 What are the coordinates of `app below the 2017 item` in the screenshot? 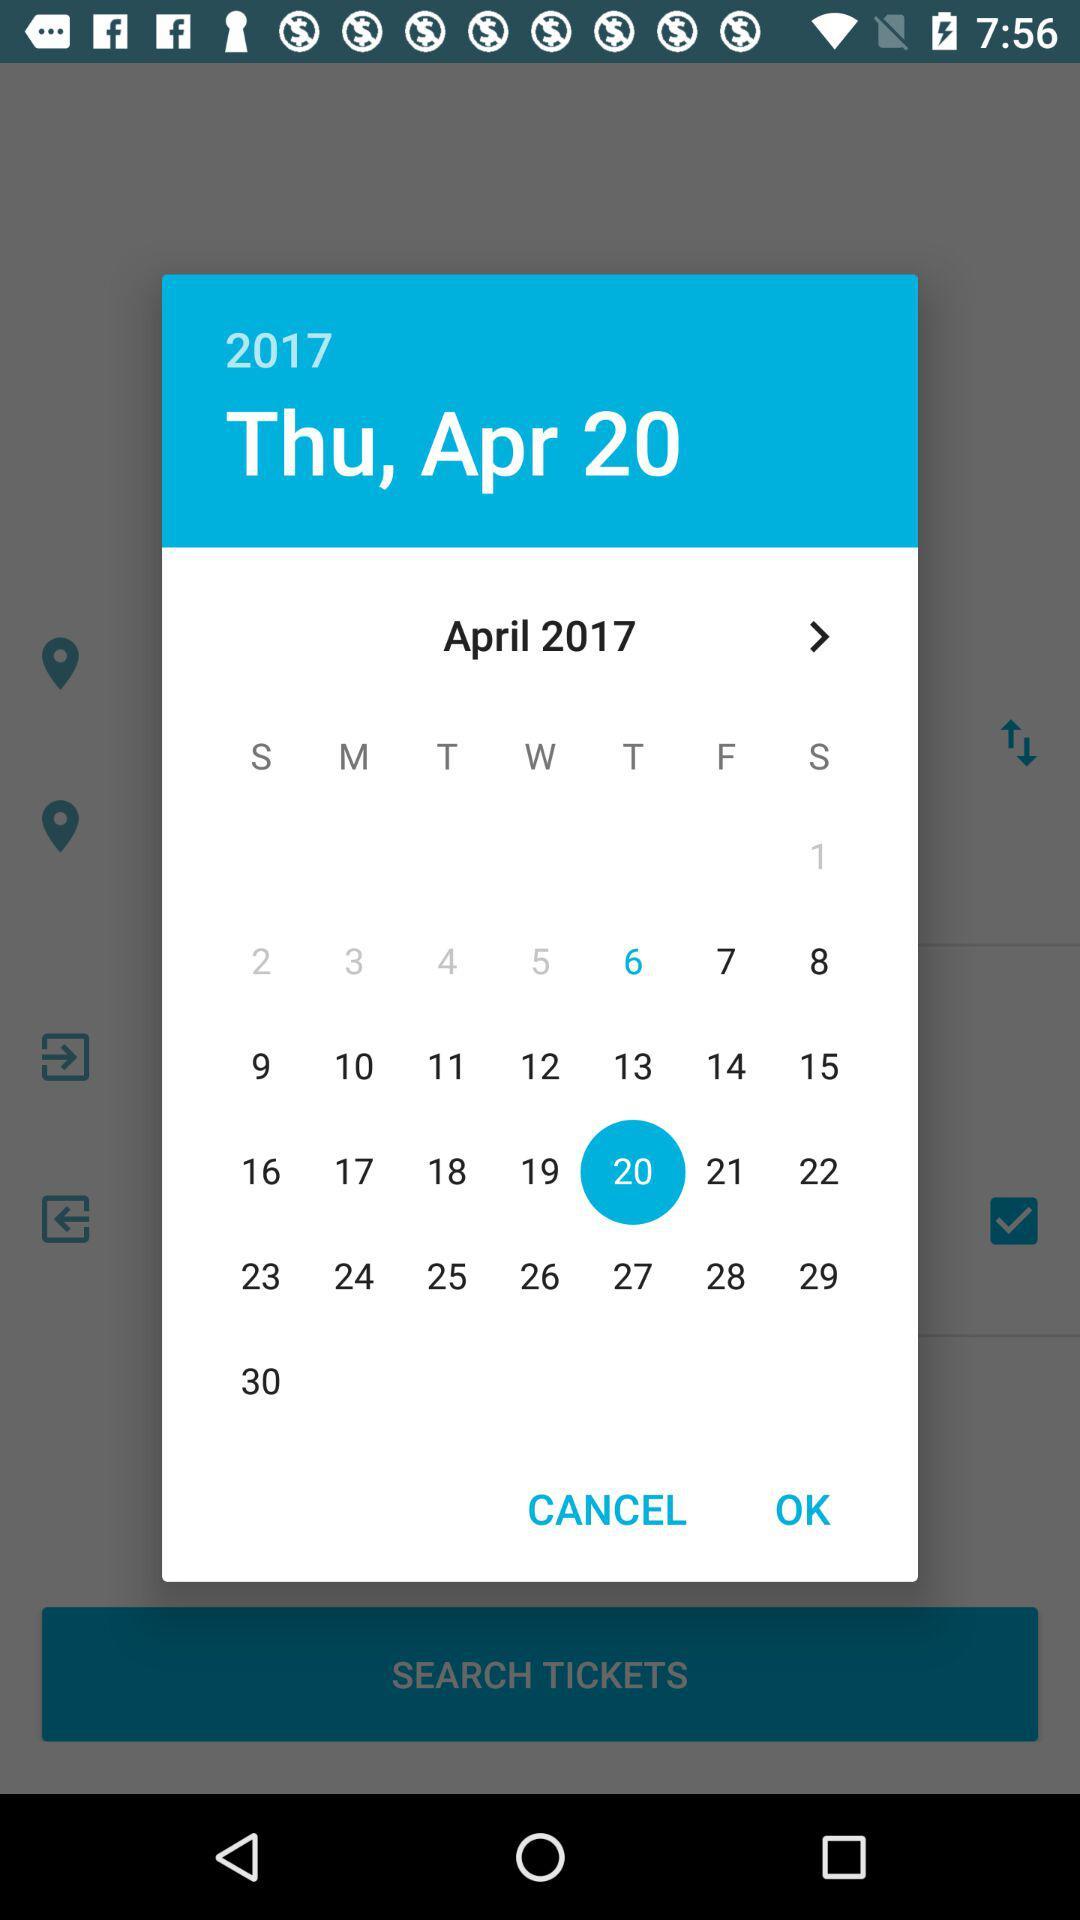 It's located at (454, 439).